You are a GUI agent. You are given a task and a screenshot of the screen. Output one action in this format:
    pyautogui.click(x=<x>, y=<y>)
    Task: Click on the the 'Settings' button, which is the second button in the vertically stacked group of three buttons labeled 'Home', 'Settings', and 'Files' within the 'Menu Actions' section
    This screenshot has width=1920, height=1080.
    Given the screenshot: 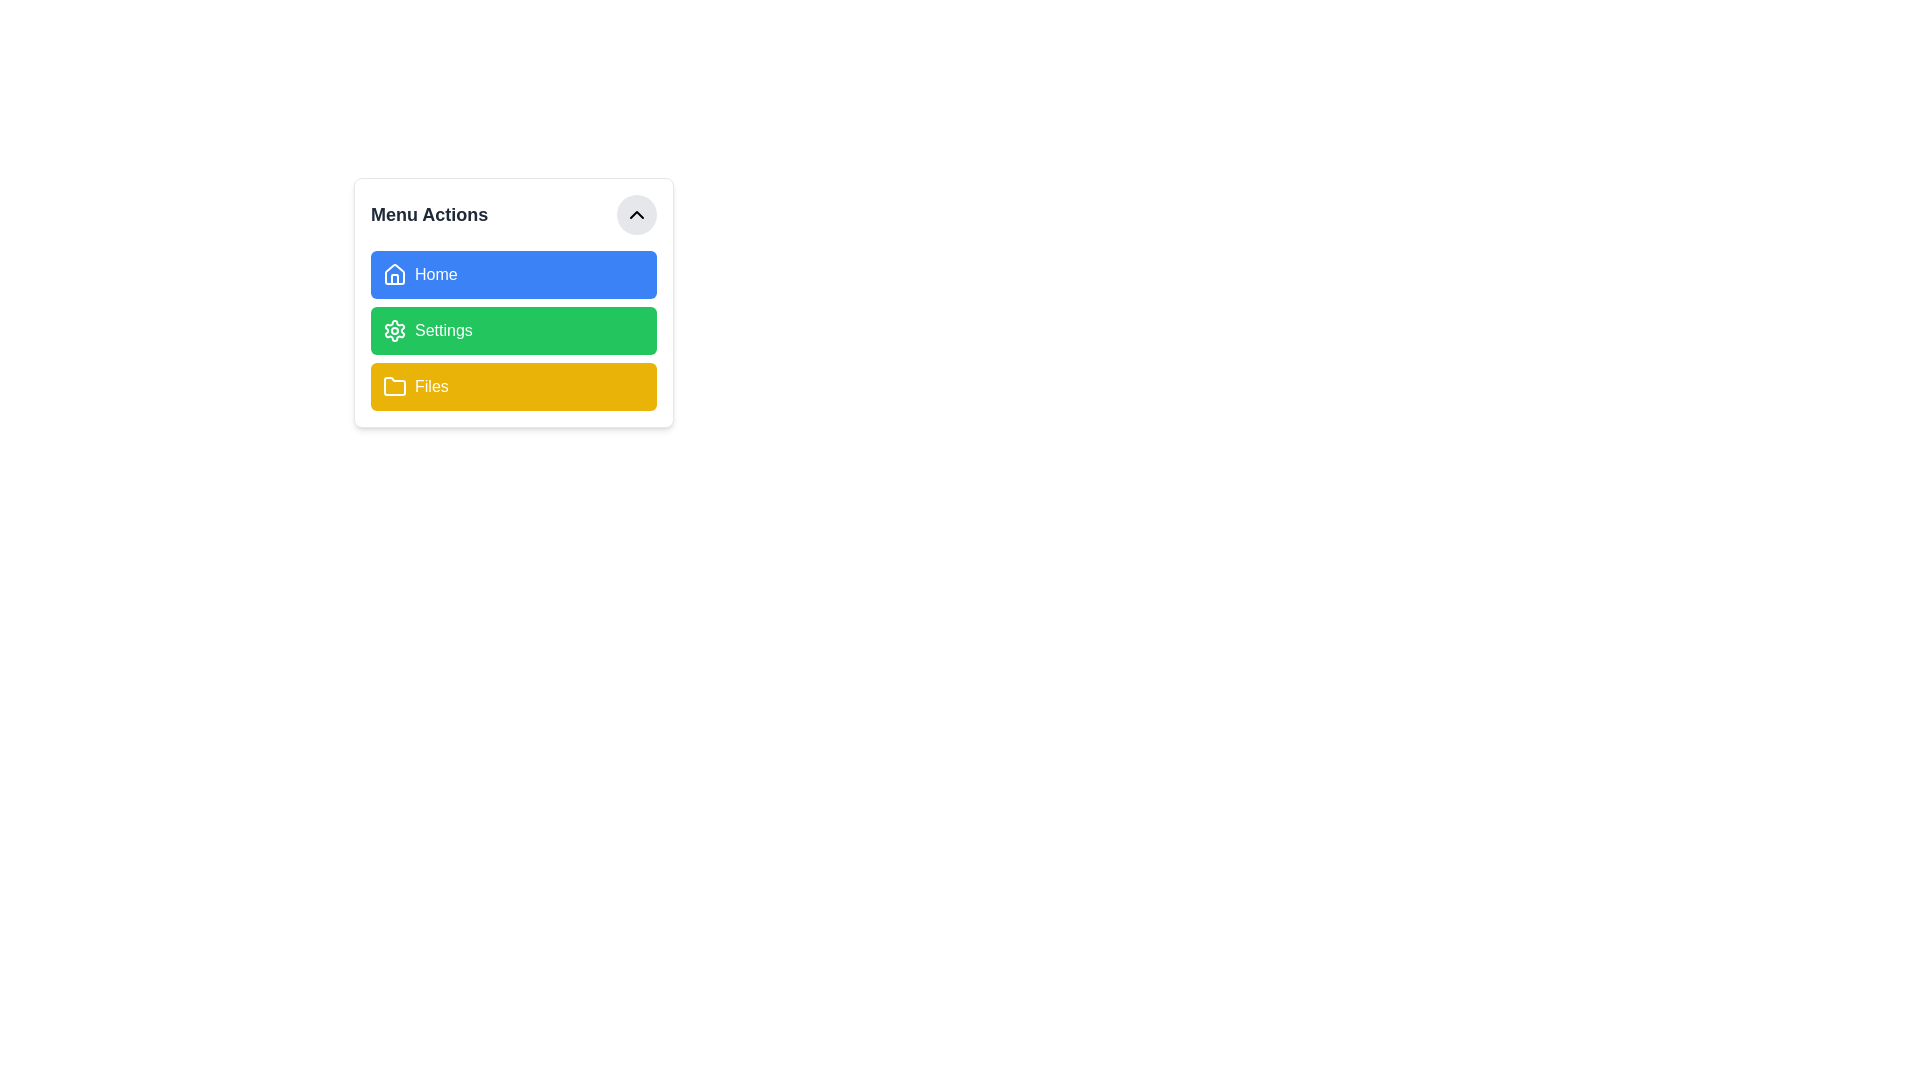 What is the action you would take?
    pyautogui.click(x=513, y=330)
    